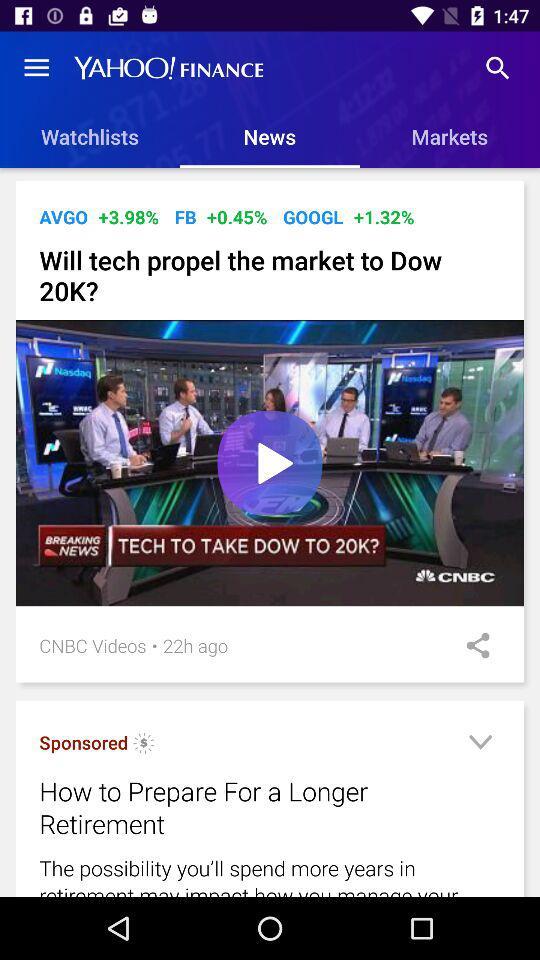 Image resolution: width=540 pixels, height=960 pixels. What do you see at coordinates (313, 217) in the screenshot?
I see `icon next to the +1.32% item` at bounding box center [313, 217].